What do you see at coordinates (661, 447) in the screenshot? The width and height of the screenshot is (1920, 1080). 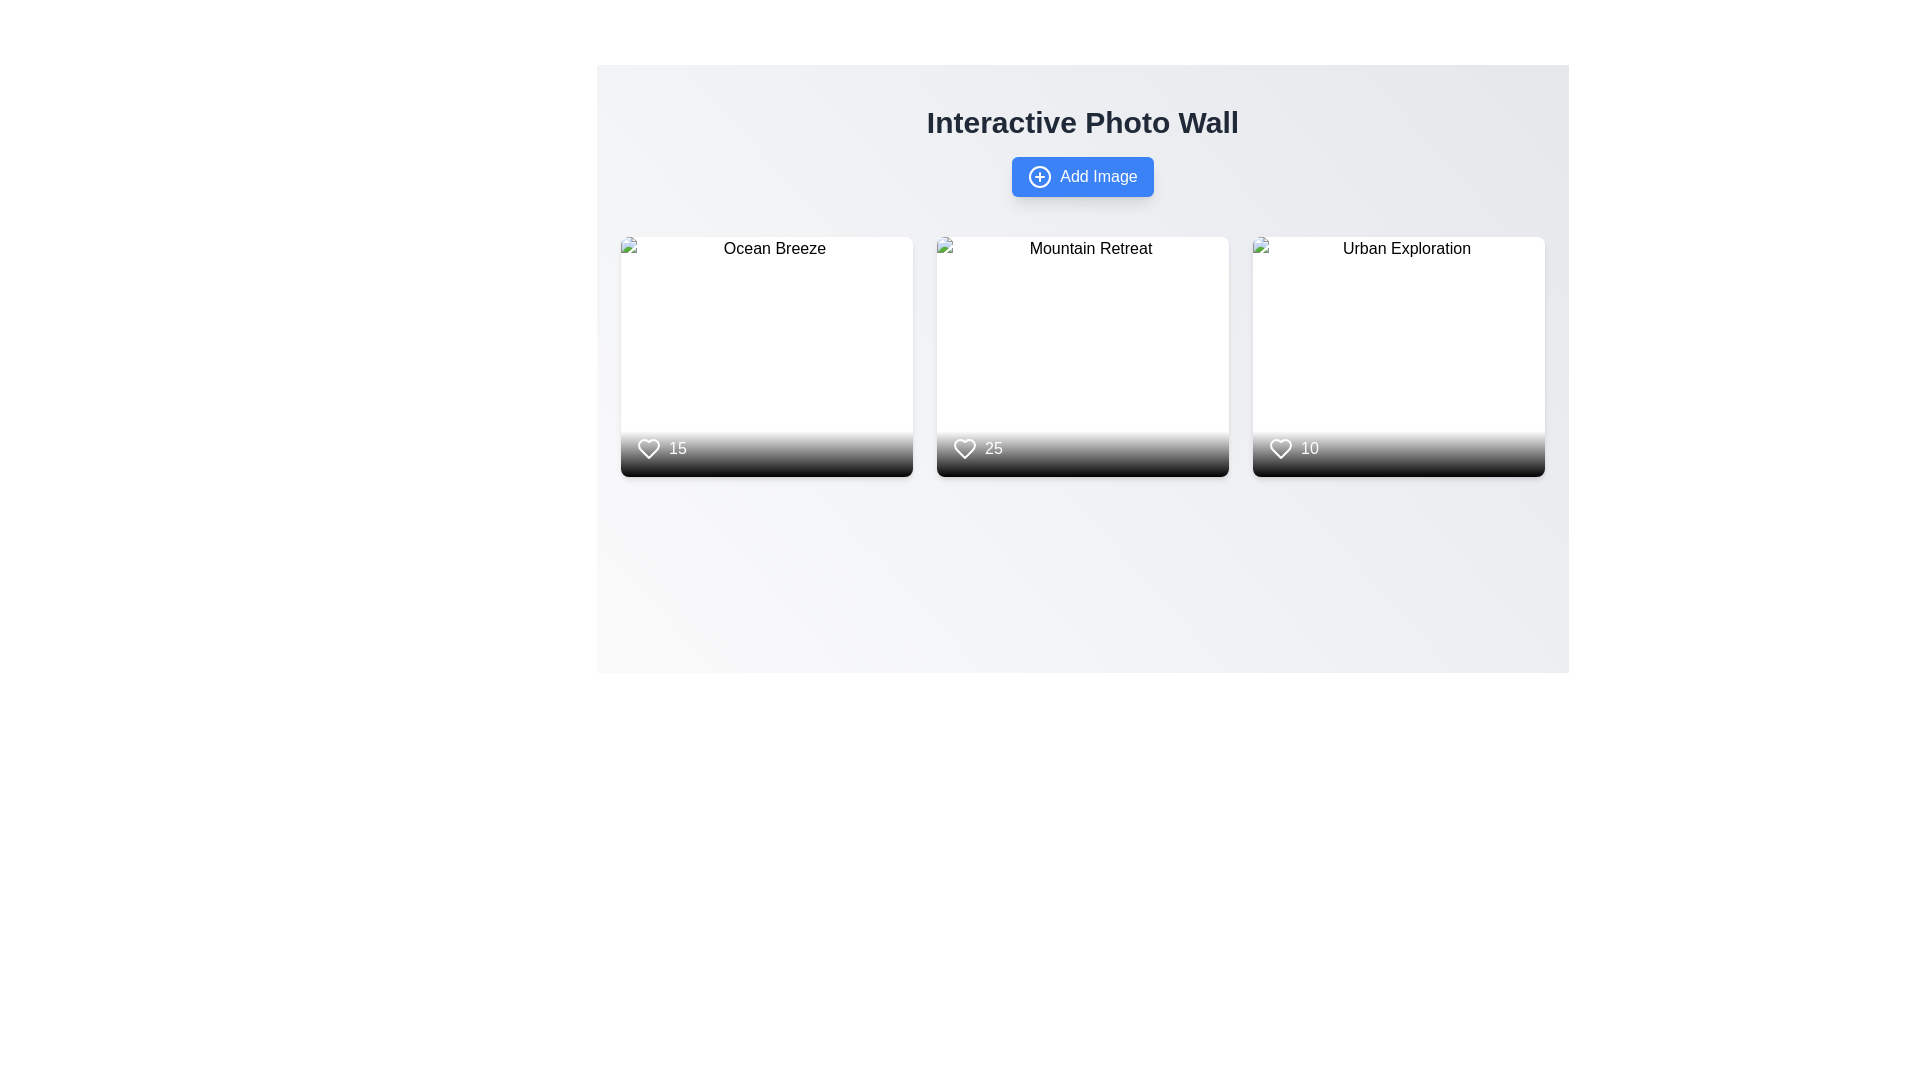 I see `the like icon-text pair located at the bottom left of the 'Ocean Breeze' card to increment the likes count` at bounding box center [661, 447].